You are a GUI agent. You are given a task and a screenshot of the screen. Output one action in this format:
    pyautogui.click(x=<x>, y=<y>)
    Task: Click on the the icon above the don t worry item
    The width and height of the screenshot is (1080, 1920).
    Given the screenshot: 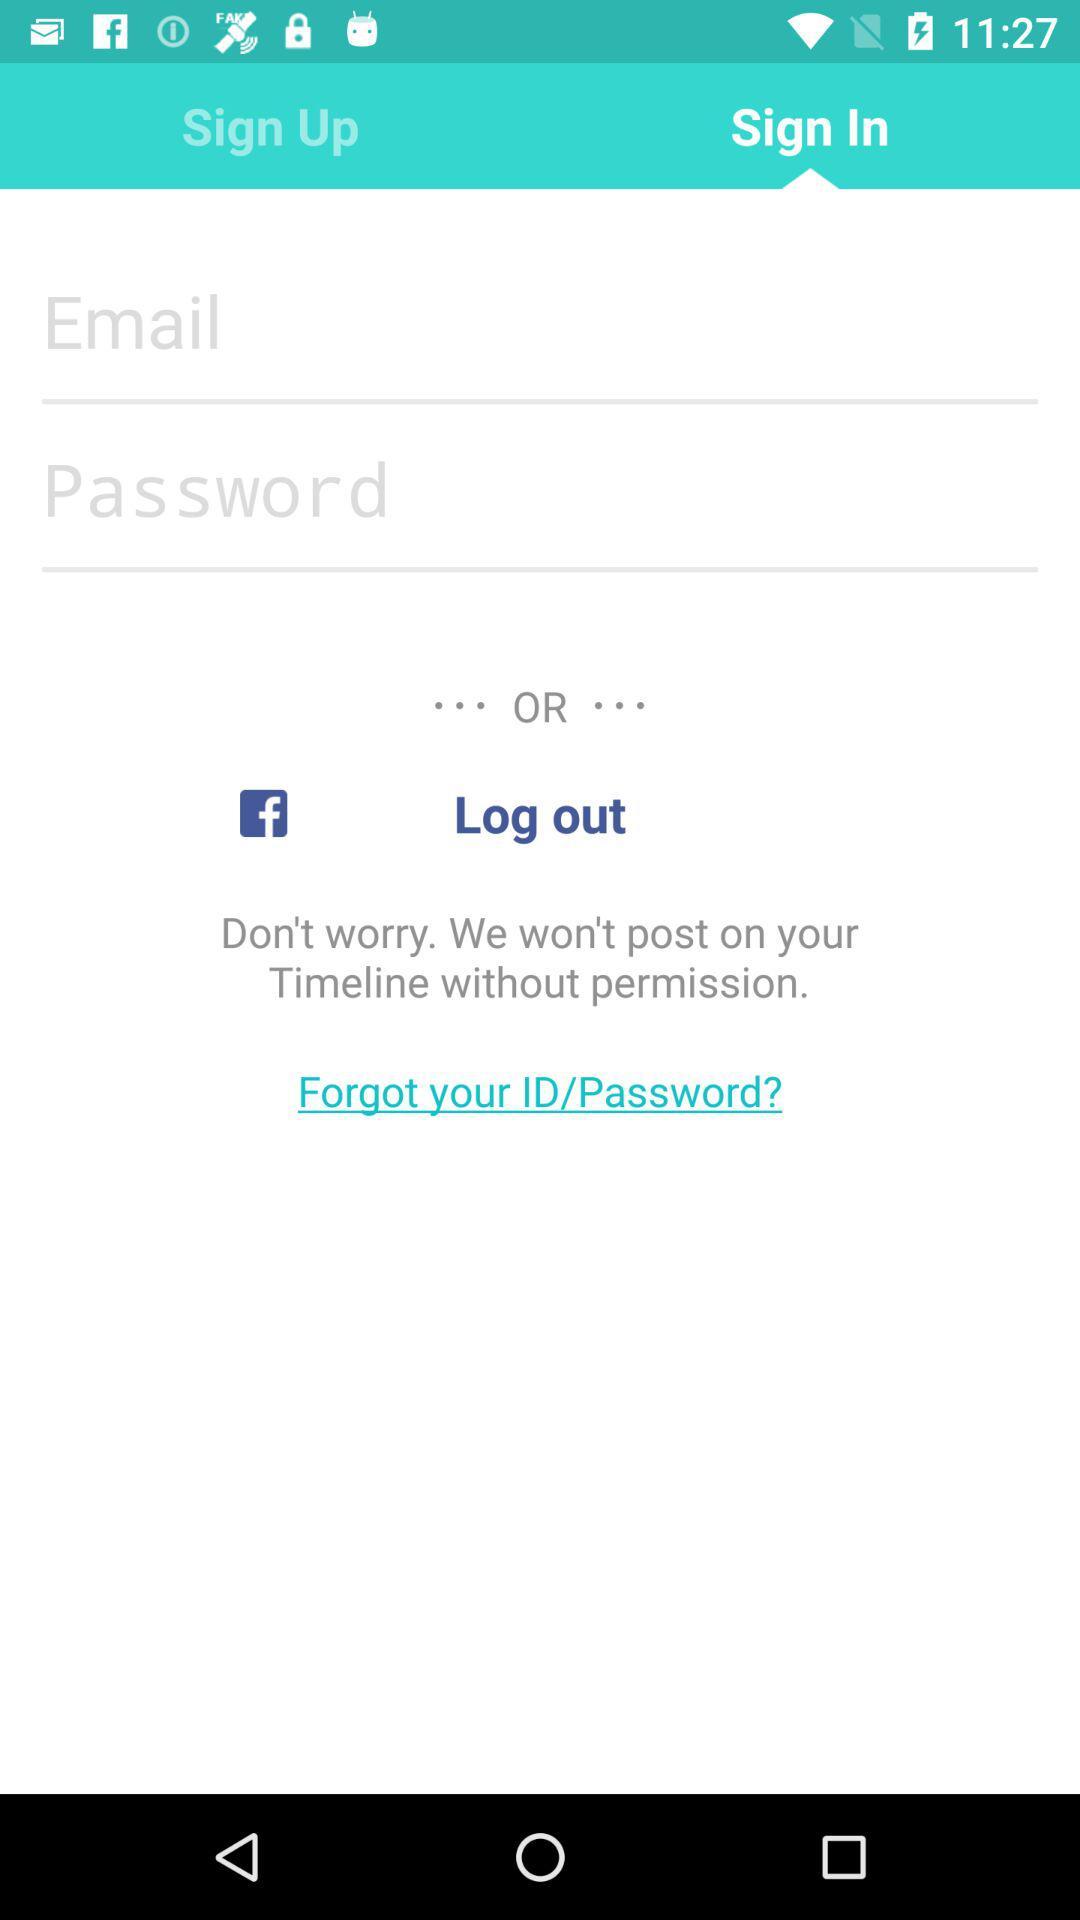 What is the action you would take?
    pyautogui.click(x=540, y=813)
    